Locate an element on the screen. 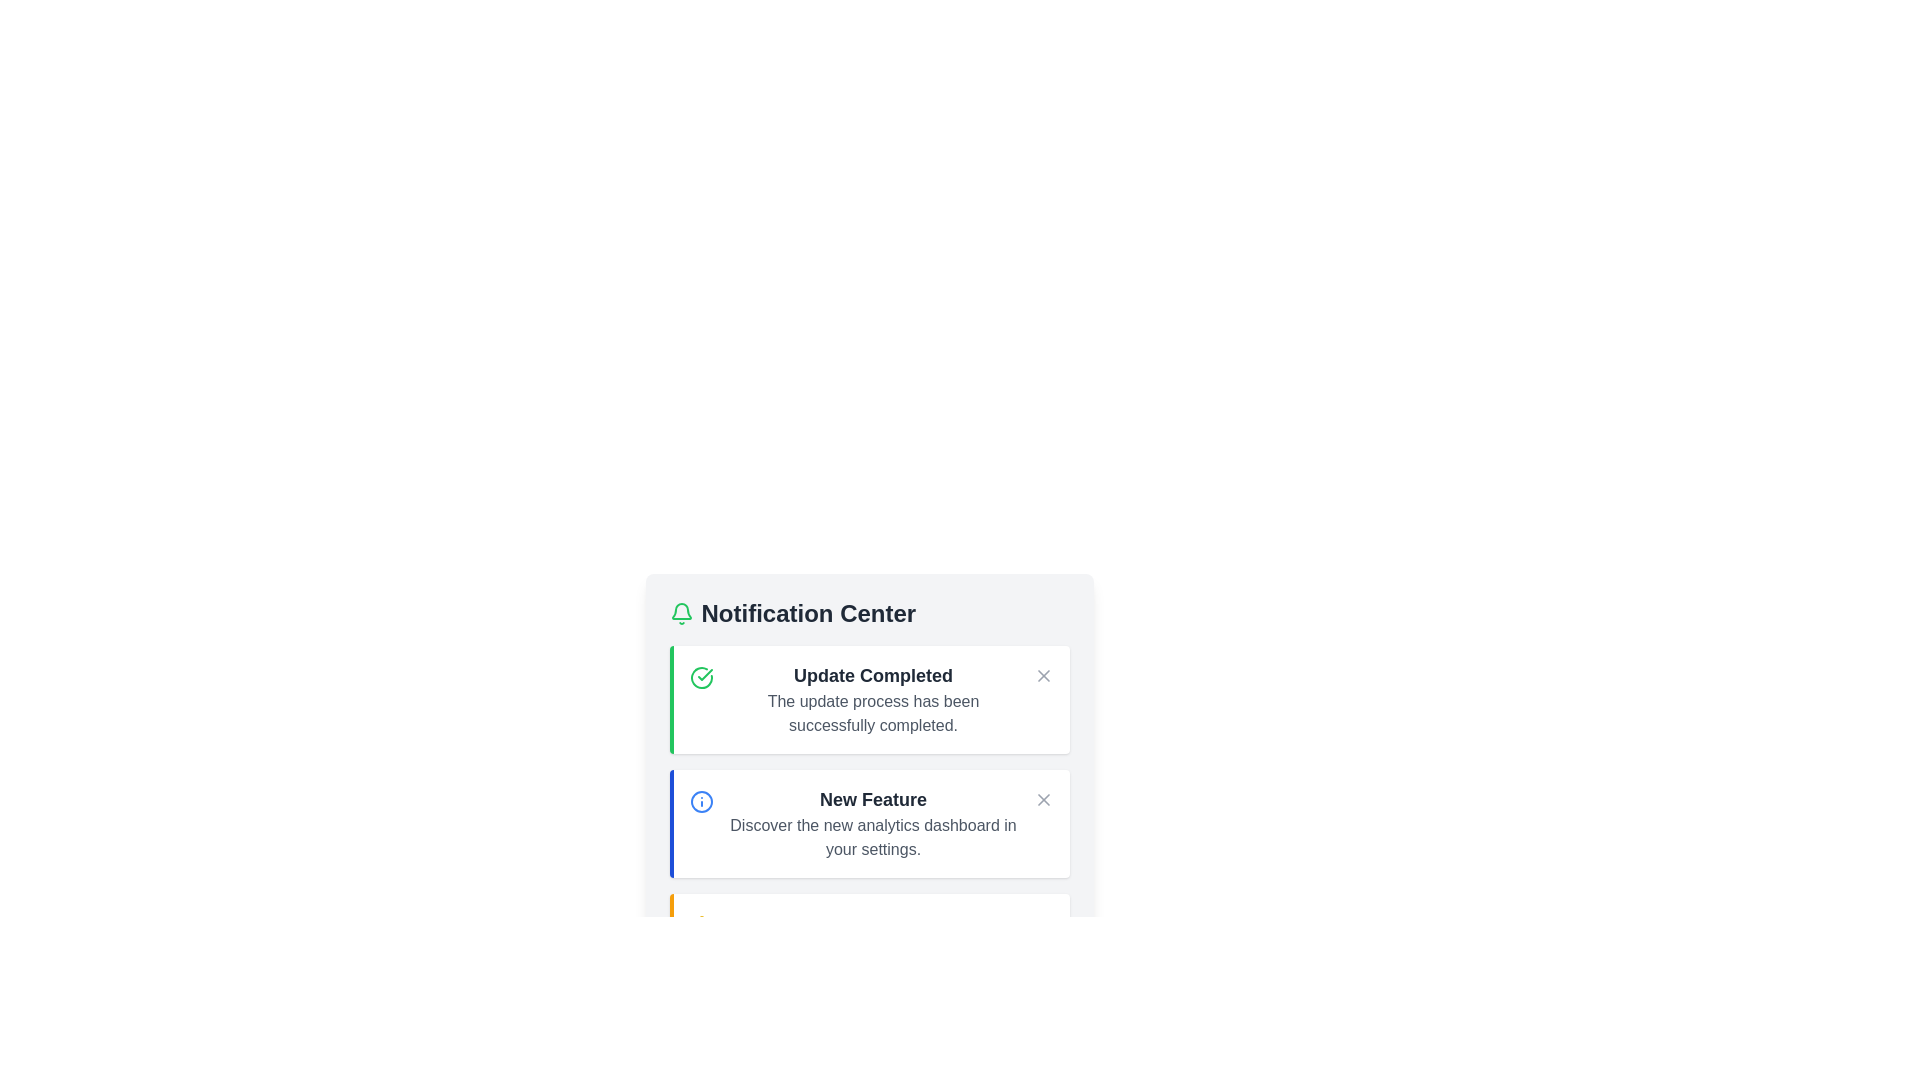 This screenshot has width=1920, height=1080. text label displaying 'Update Completed' which is styled in bold and large font, located at the top of a notification card in the Notification Center is located at coordinates (873, 675).